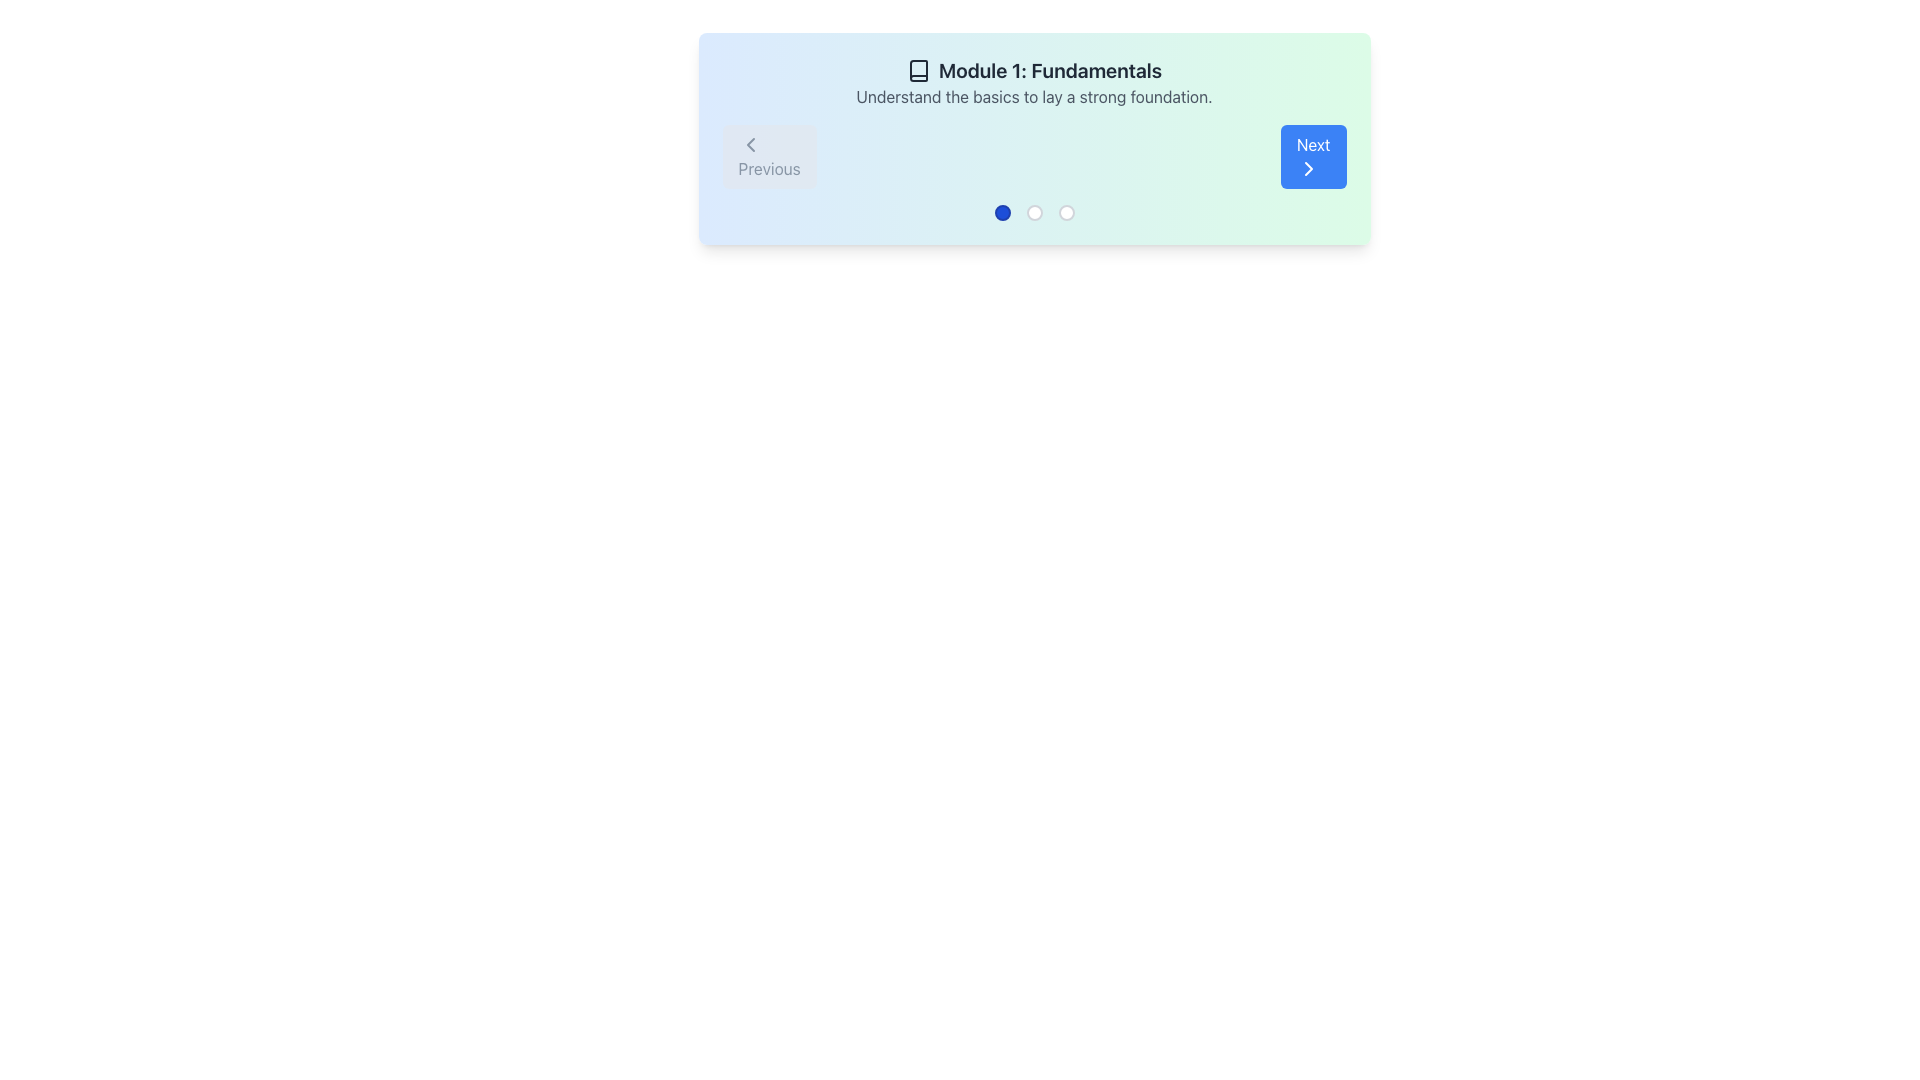  I want to click on the left navigation SVG icon located at the center-left of the 'Previous' button in the horizontal navigation header, so click(749, 144).